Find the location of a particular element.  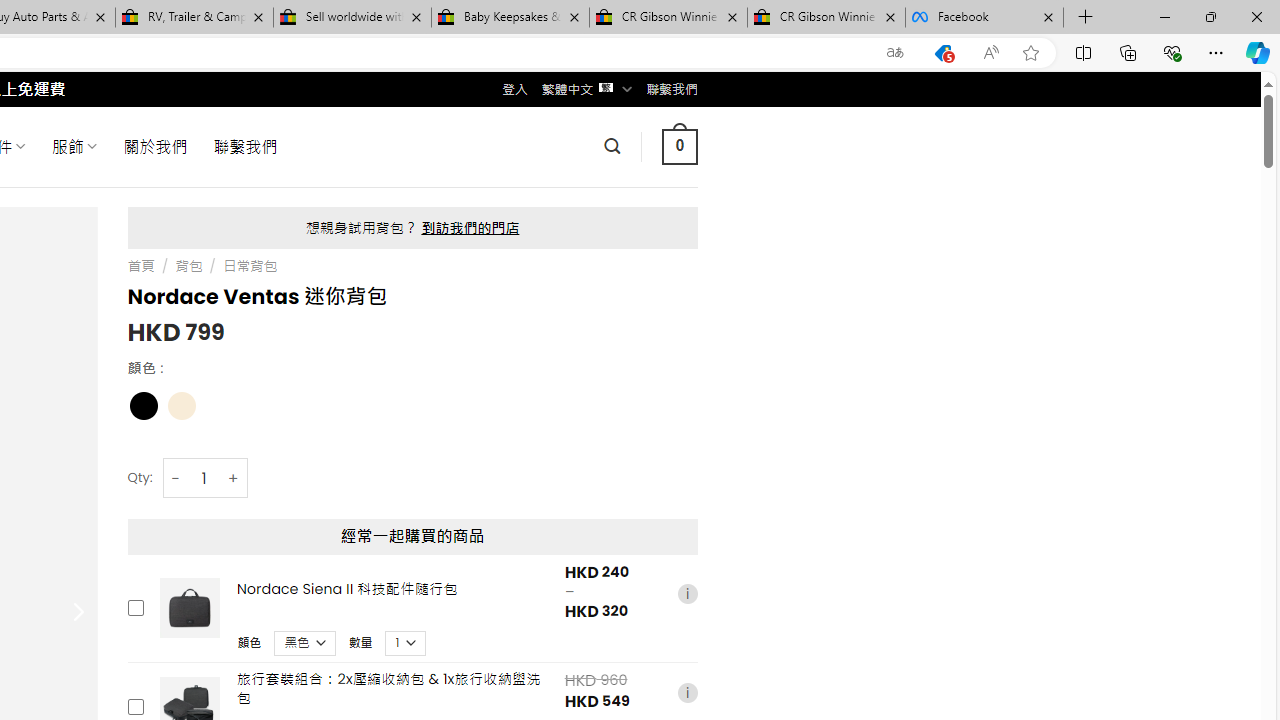

'+' is located at coordinates (234, 478).